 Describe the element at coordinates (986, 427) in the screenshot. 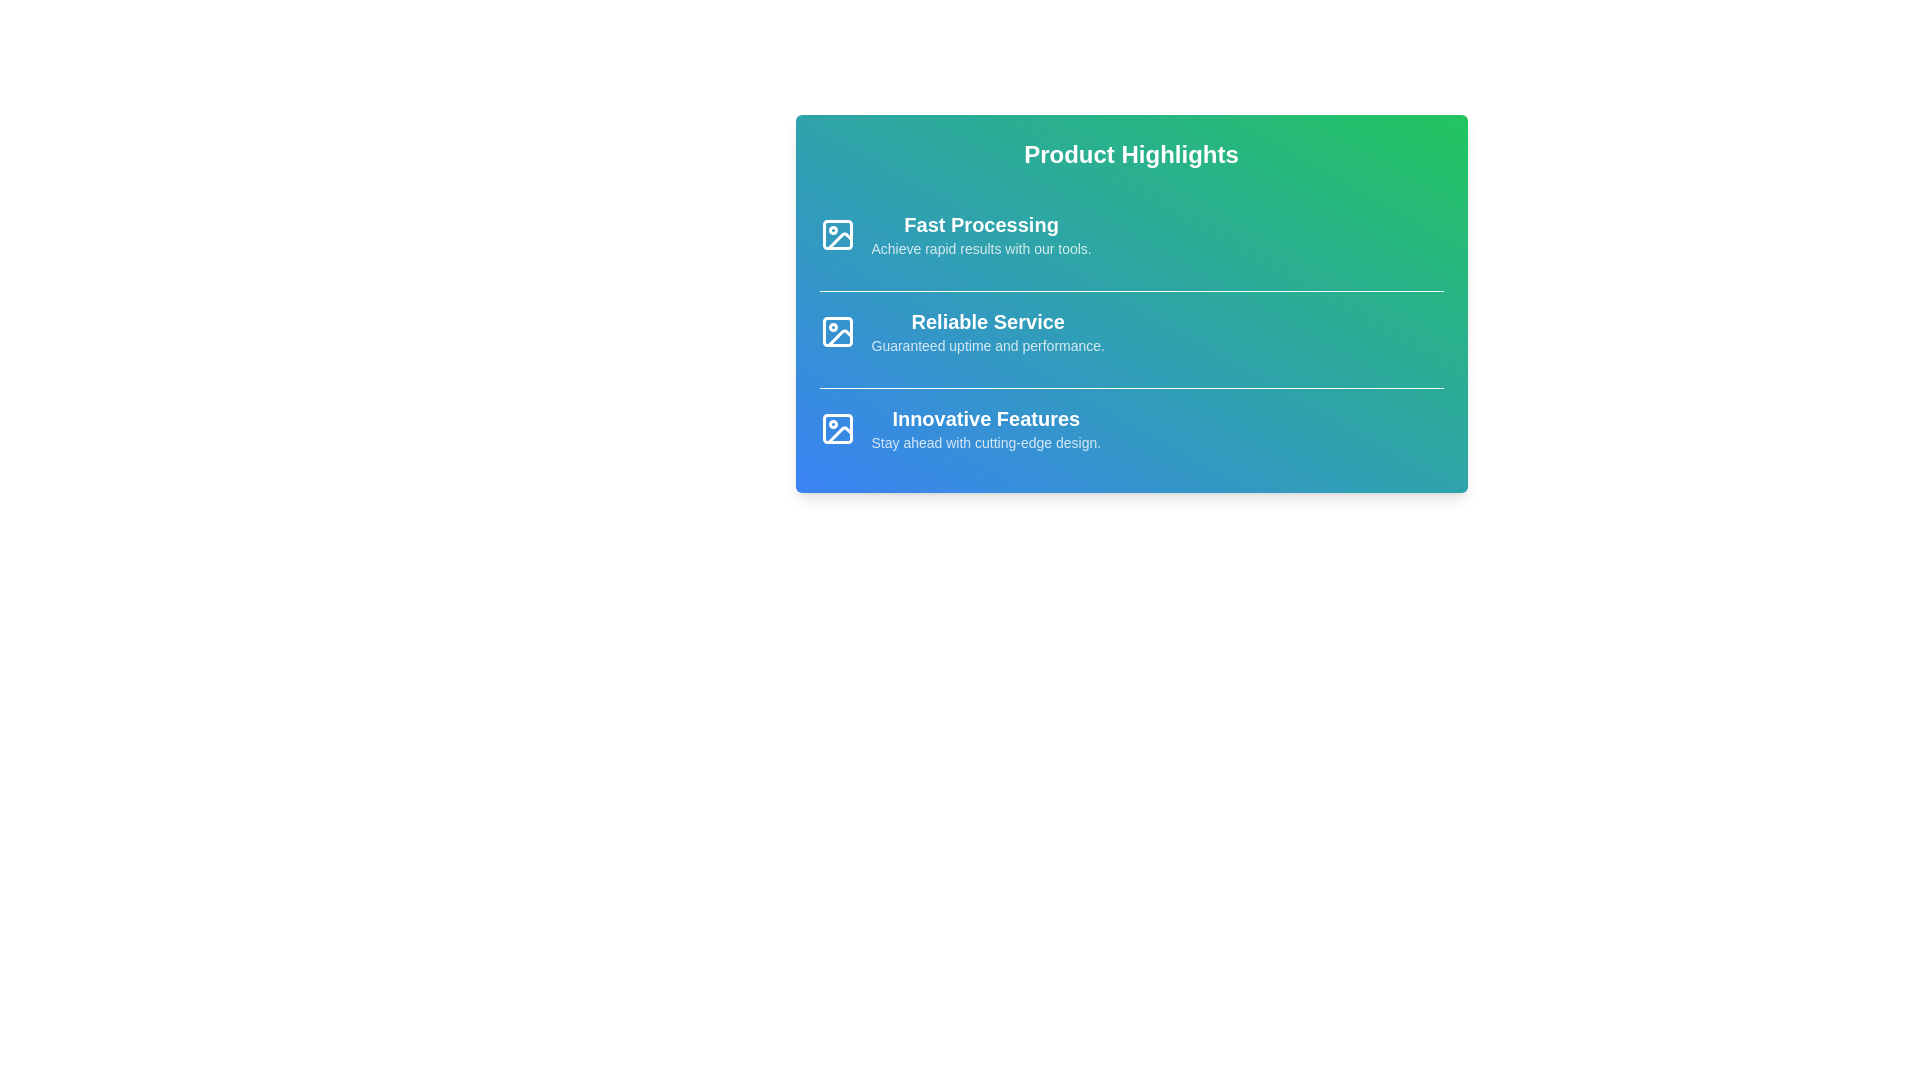

I see `text content 'Innovative Features' and 'Stay ahead with cutting-edge design.' located in the bottom-right section of the 'Product Highlights' card` at that location.